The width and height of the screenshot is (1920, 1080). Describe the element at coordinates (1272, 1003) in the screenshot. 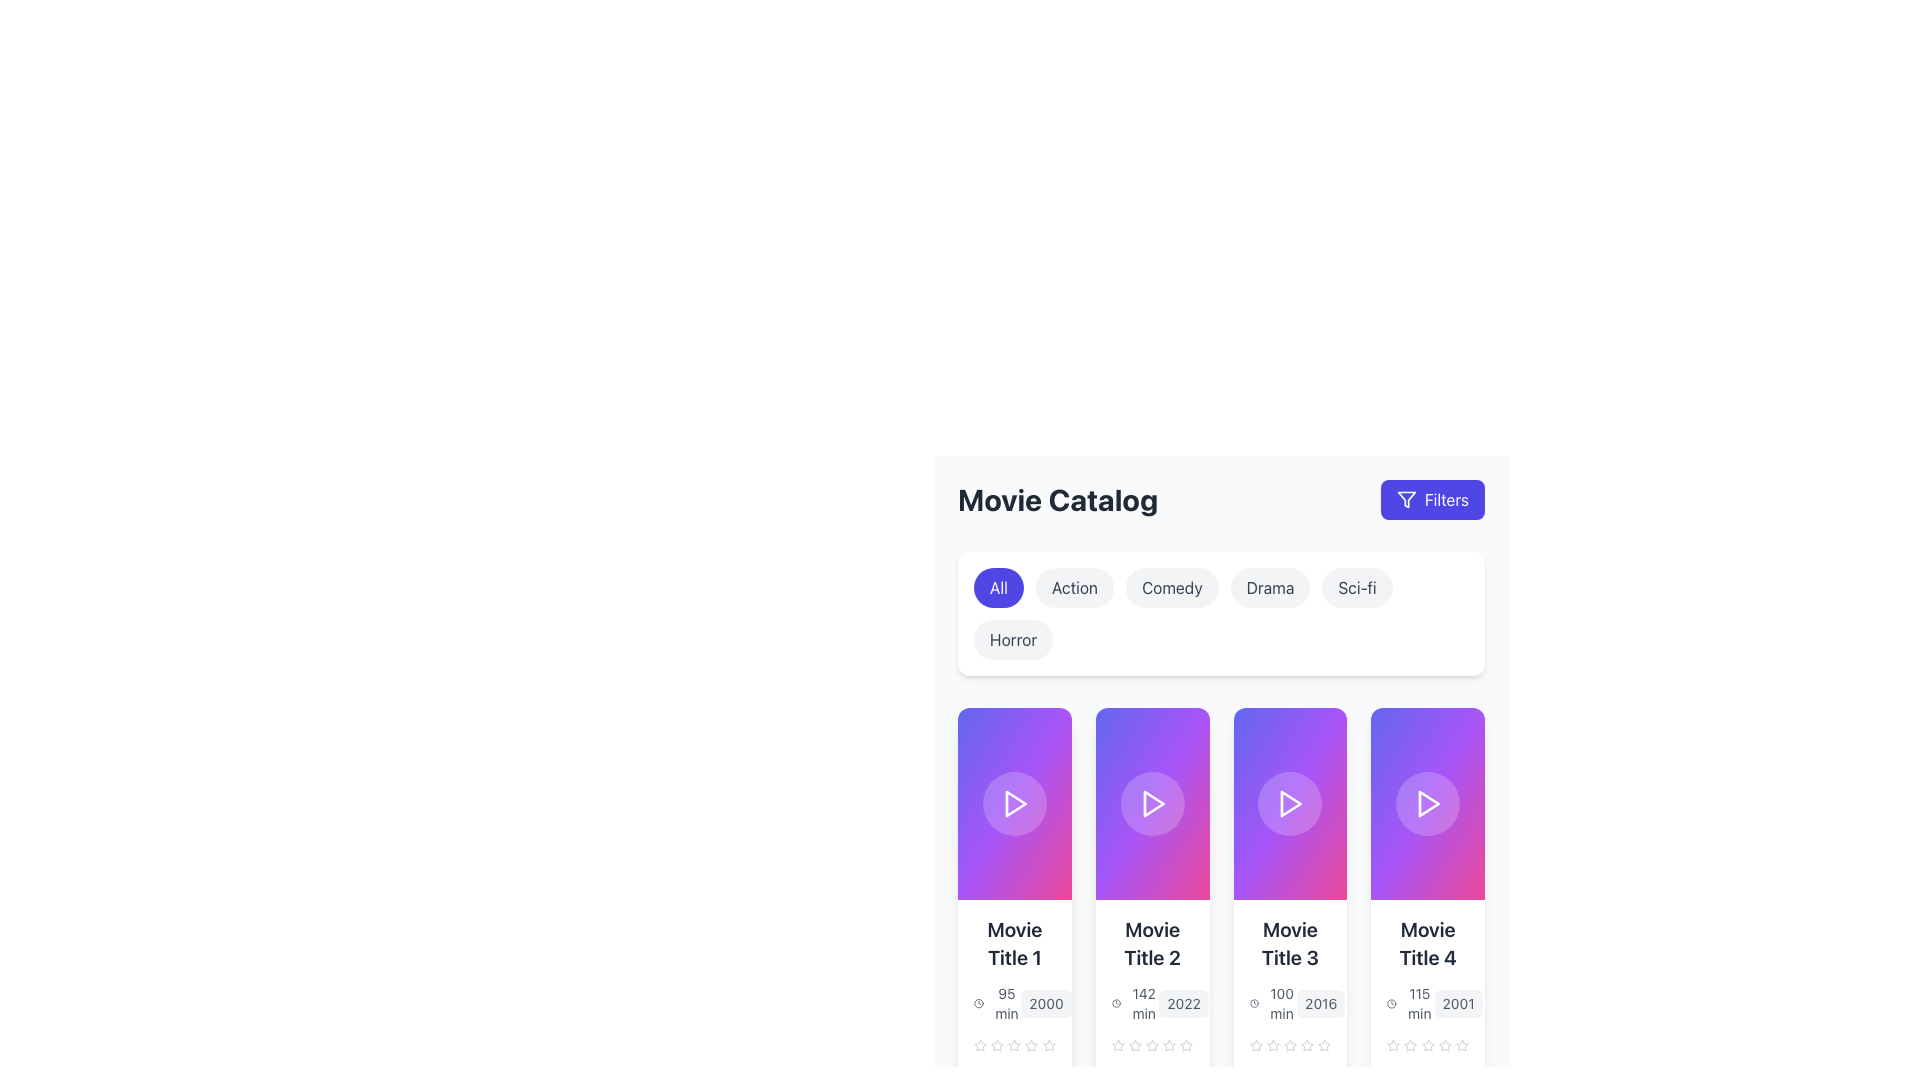

I see `duration displayed in the text label with an icon indicative of time located at the bottom section of the card for 'Movie Title 3', just above the rating stars and left of the year '2016'` at that location.